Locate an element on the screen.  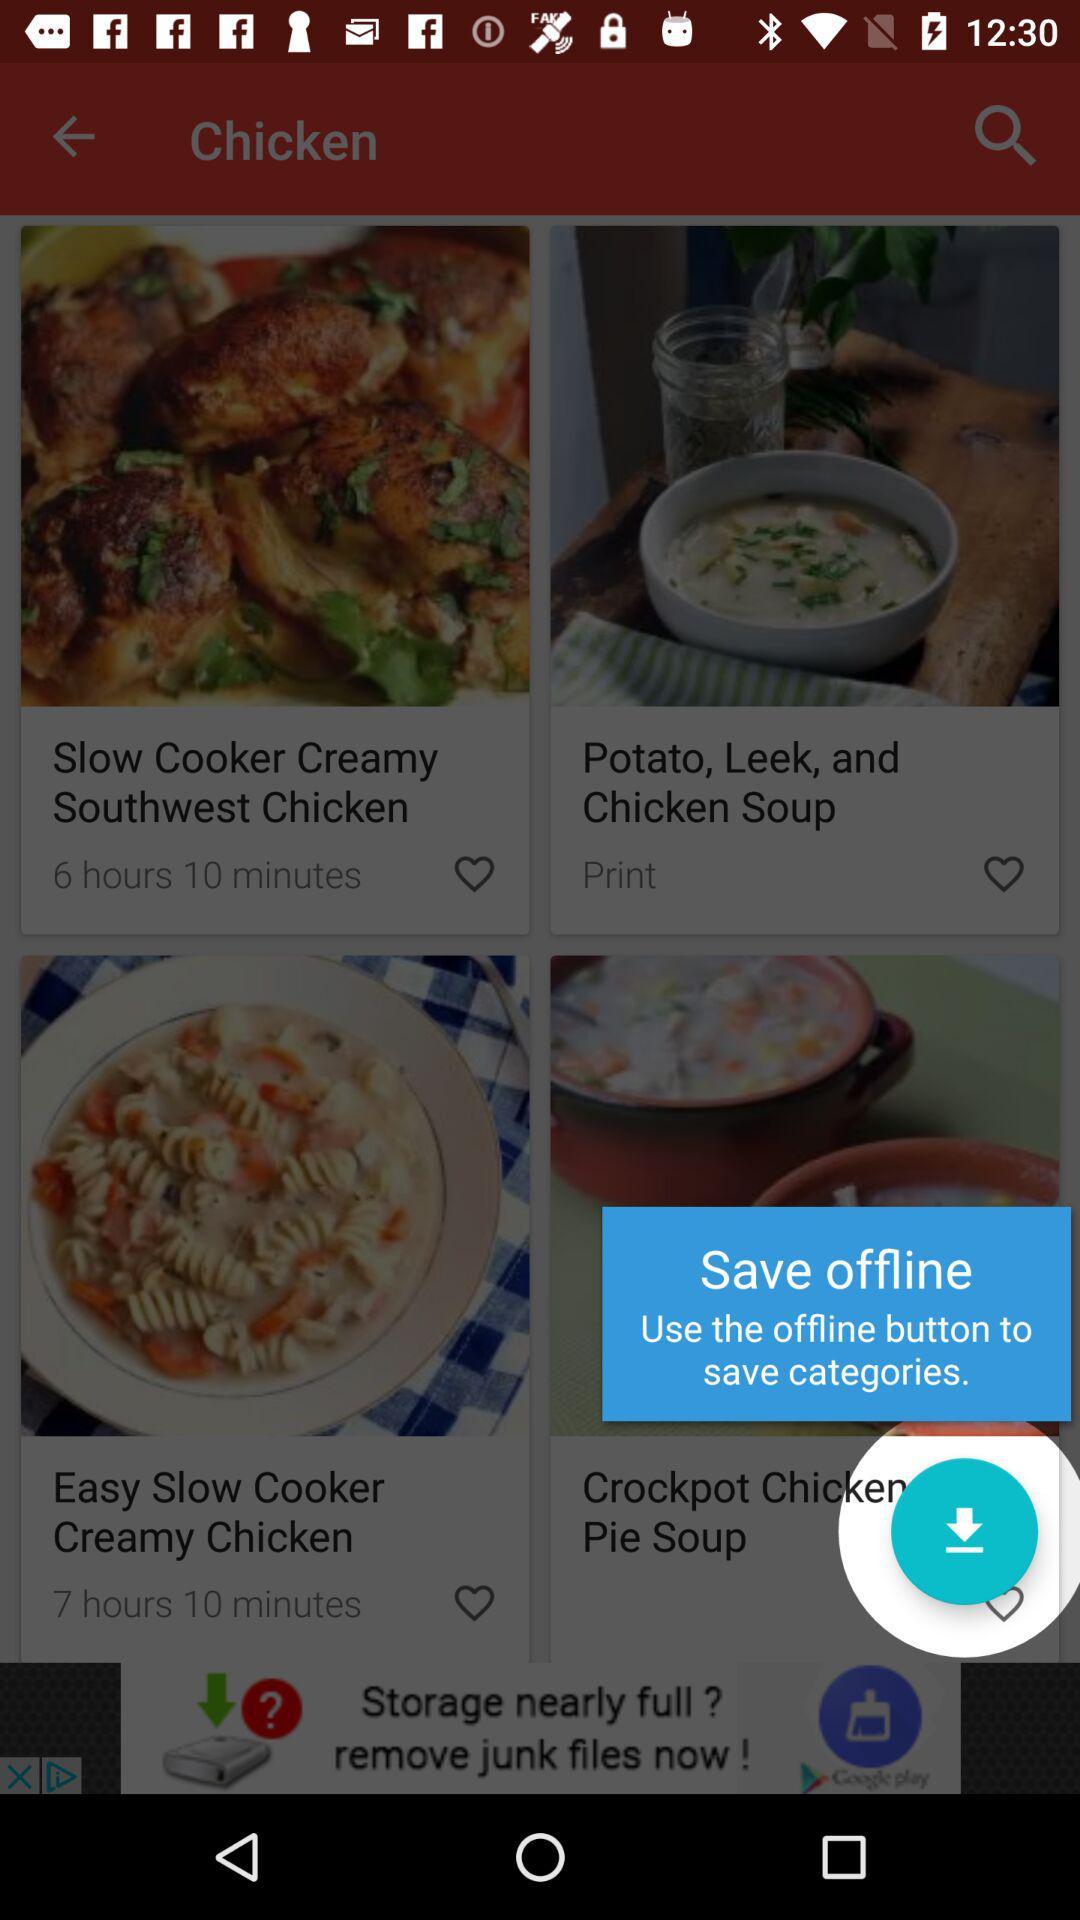
4th picture is located at coordinates (275, 1309).